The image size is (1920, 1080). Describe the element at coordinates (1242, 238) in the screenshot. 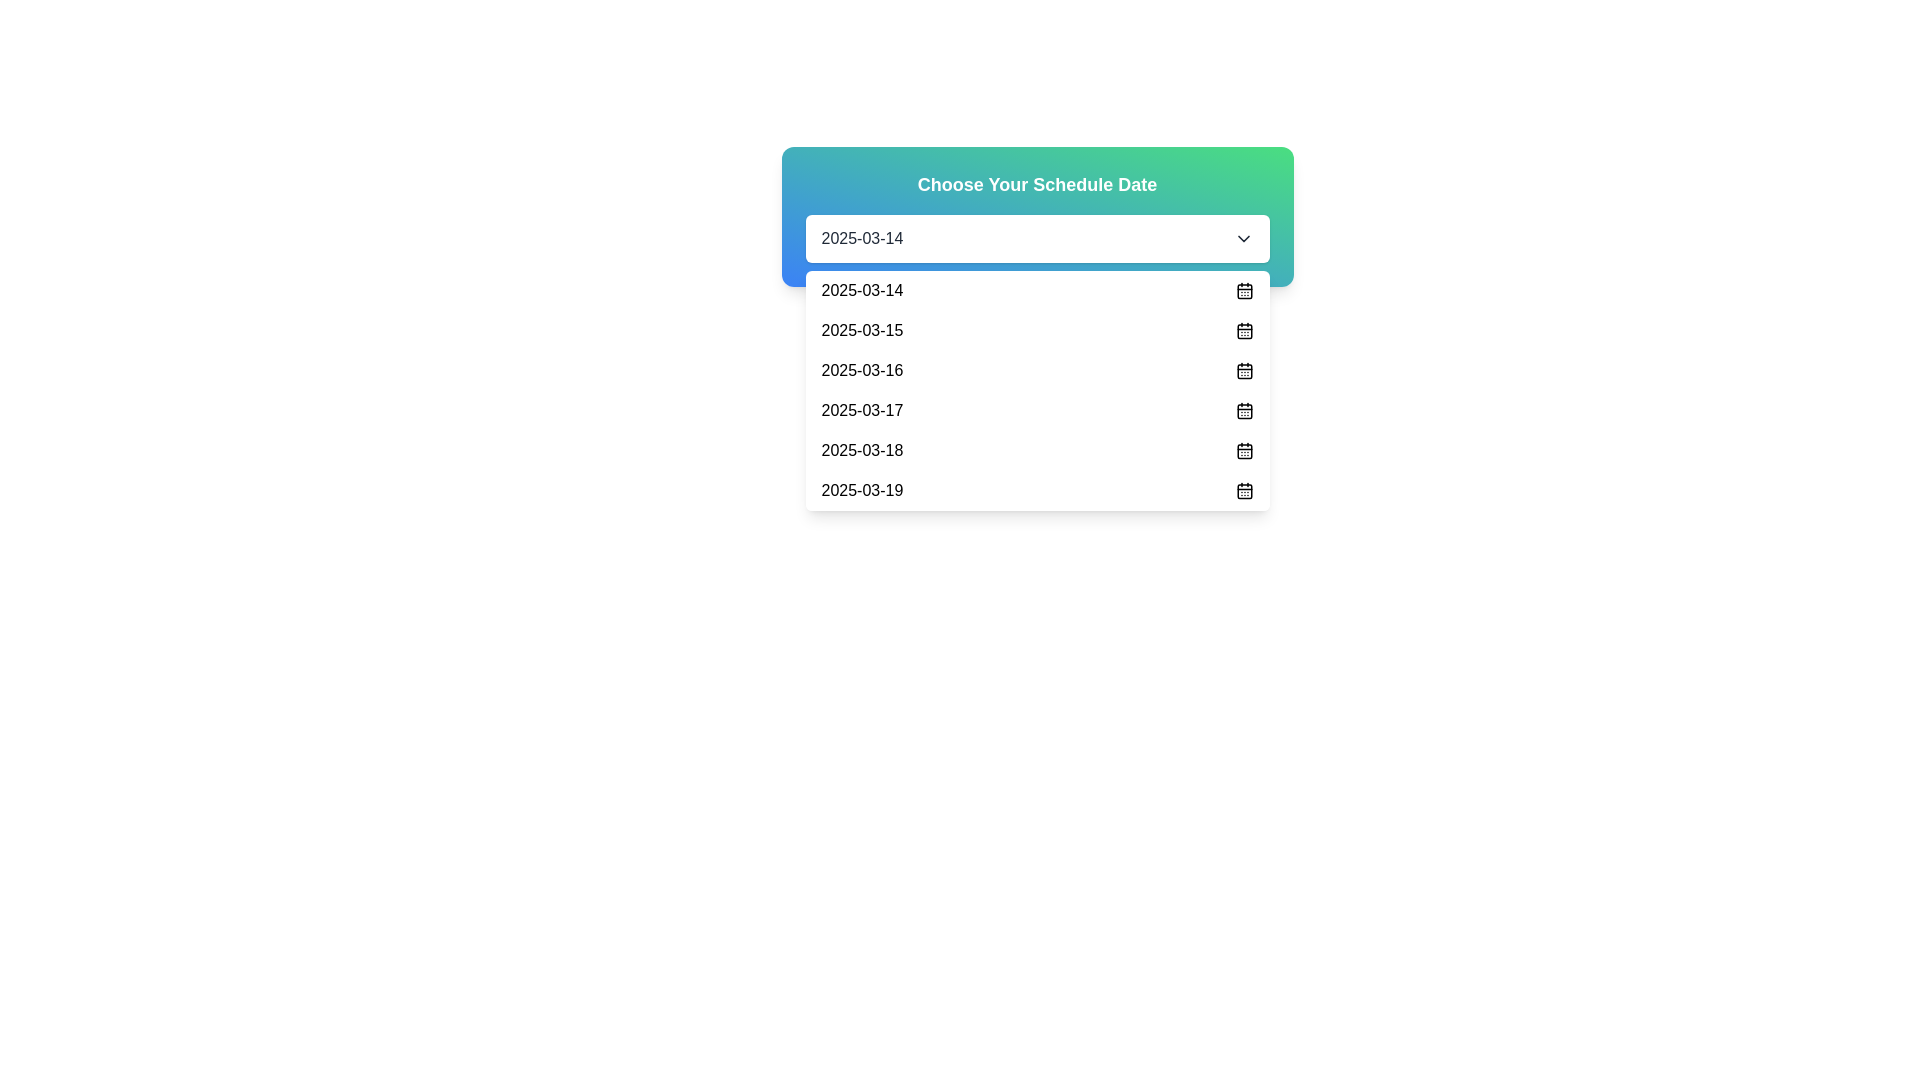

I see `the chevron icon on the extreme right side of the input field labeled '2025-03-14'` at that location.